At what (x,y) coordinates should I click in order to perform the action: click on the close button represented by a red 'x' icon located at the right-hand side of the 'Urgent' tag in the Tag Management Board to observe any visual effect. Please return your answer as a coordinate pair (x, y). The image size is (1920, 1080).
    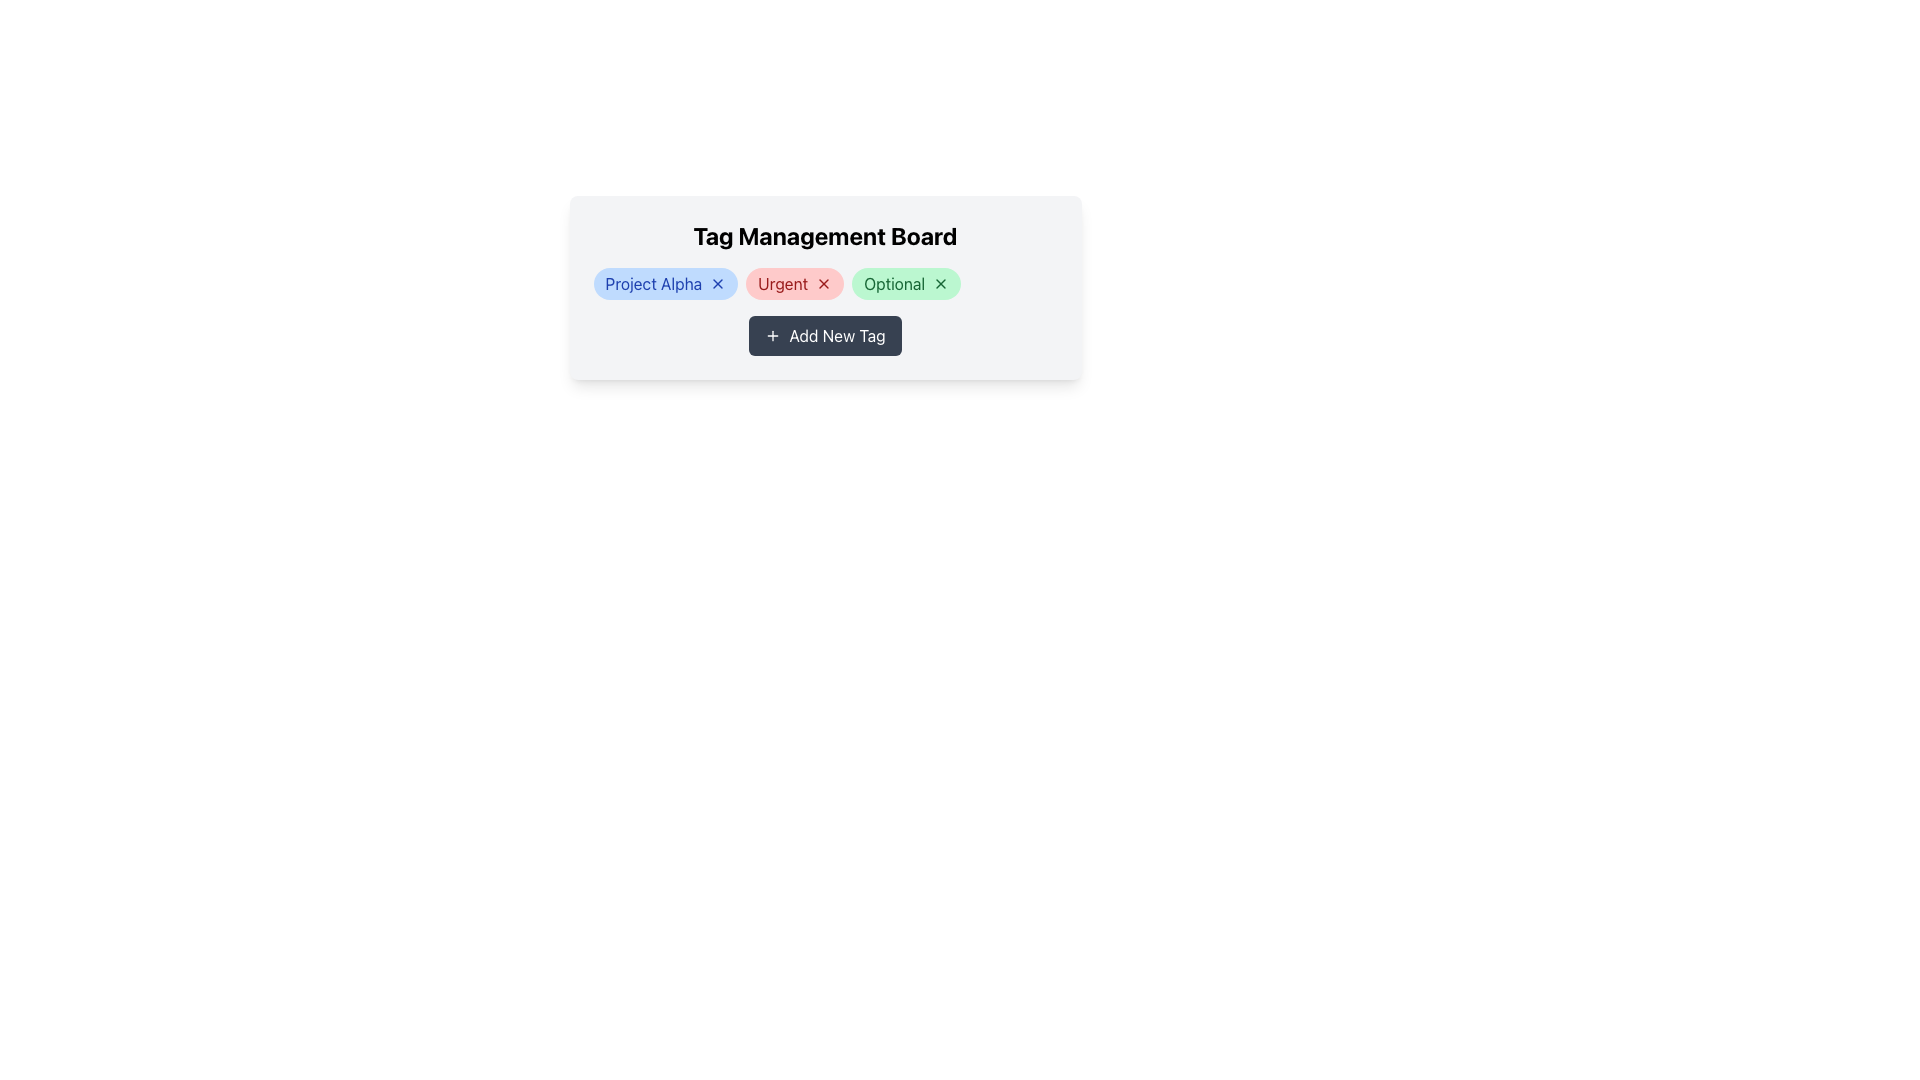
    Looking at the image, I should click on (824, 284).